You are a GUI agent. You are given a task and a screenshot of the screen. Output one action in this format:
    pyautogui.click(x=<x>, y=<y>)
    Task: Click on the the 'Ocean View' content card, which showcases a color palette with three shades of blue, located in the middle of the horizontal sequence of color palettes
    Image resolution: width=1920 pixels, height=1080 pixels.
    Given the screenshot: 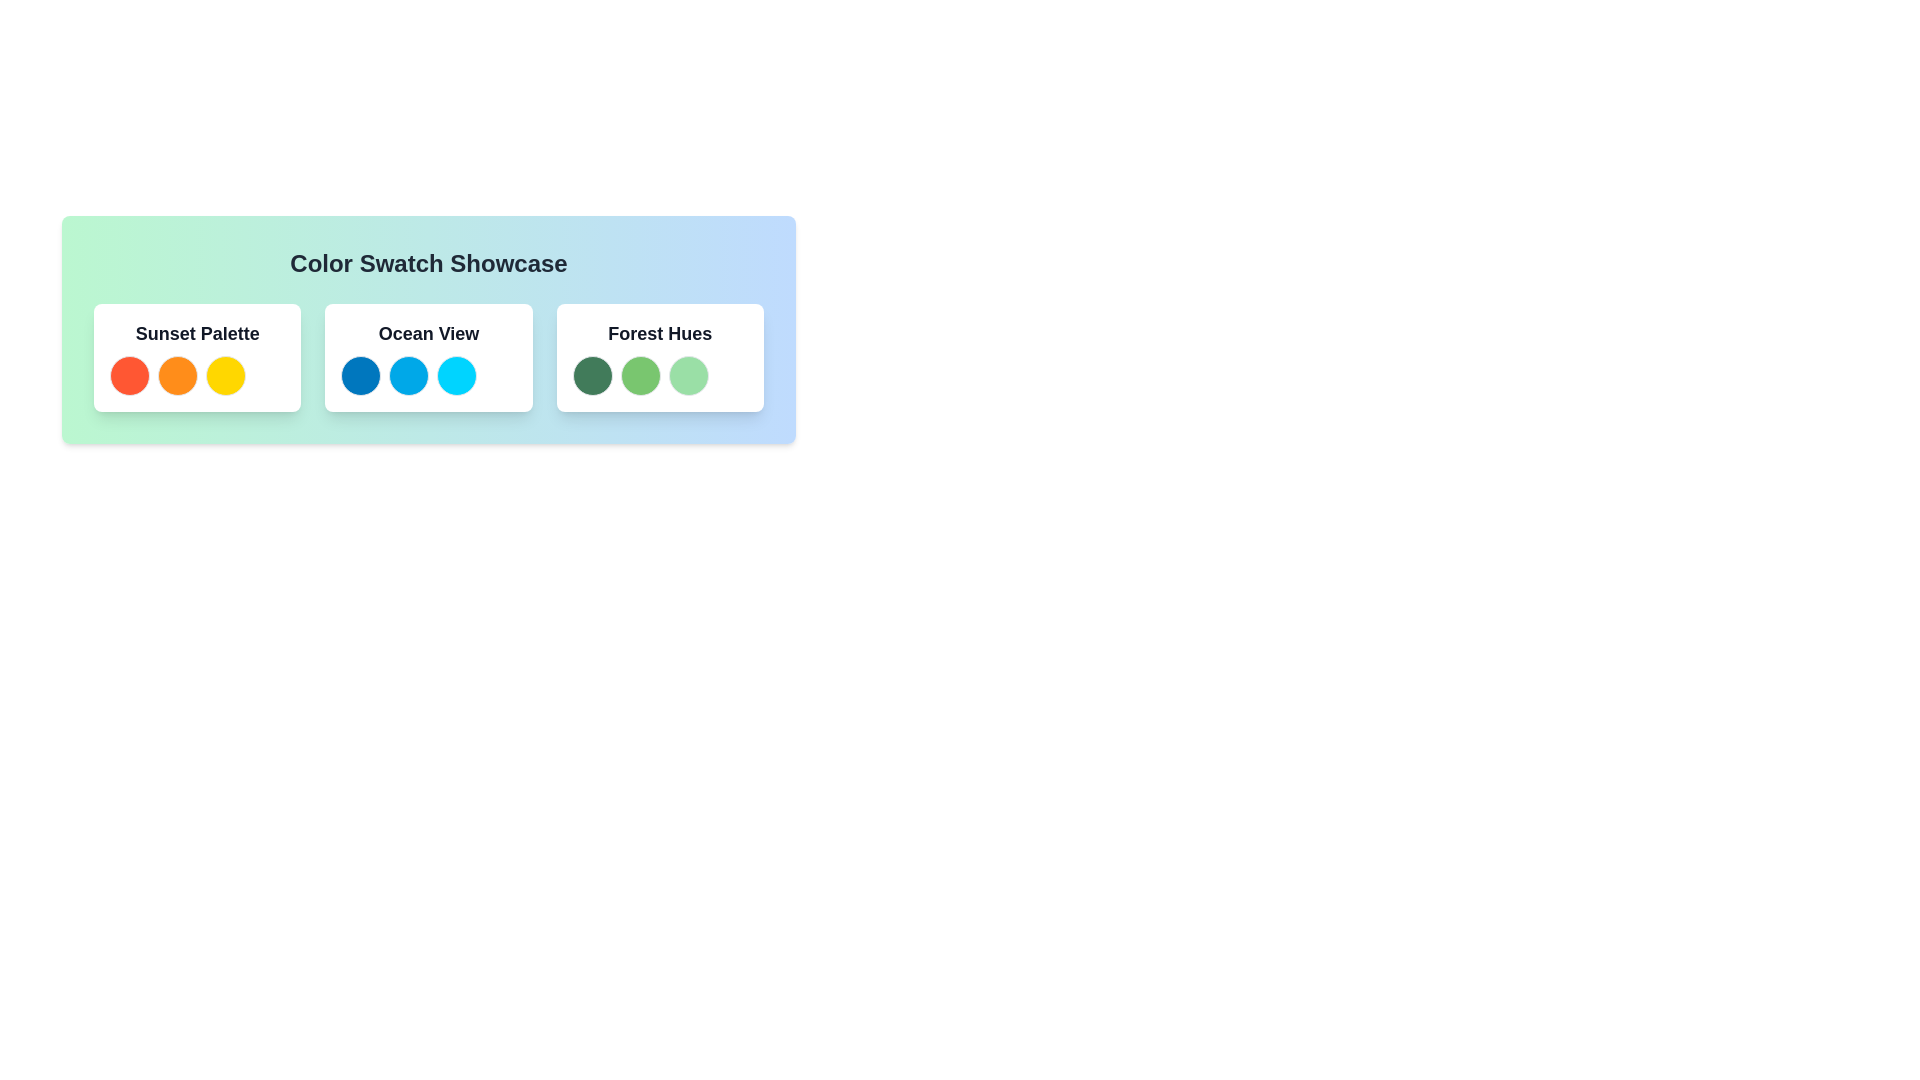 What is the action you would take?
    pyautogui.click(x=427, y=357)
    